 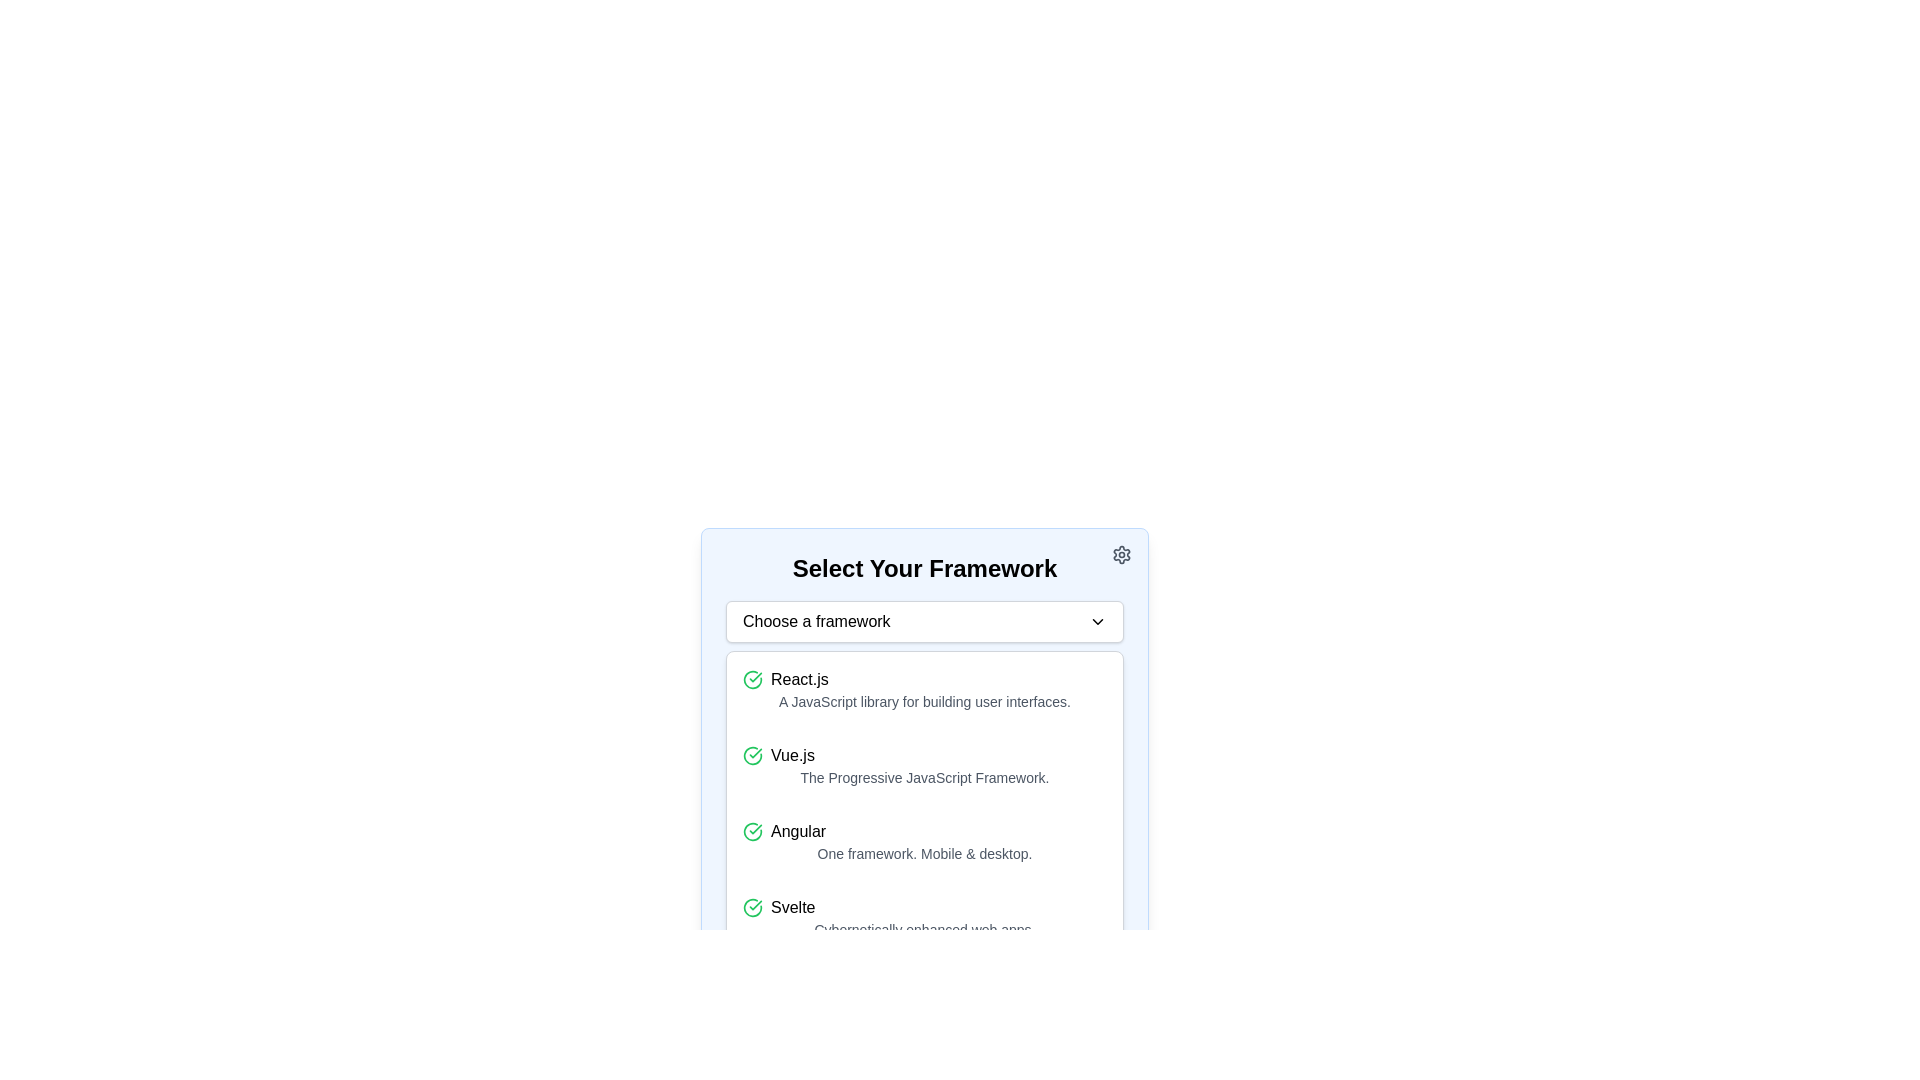 What do you see at coordinates (924, 853) in the screenshot?
I see `the text label that reads 'One framework. Mobile & desktop.' styled in a small gray font, located directly below the 'Angular' label` at bounding box center [924, 853].